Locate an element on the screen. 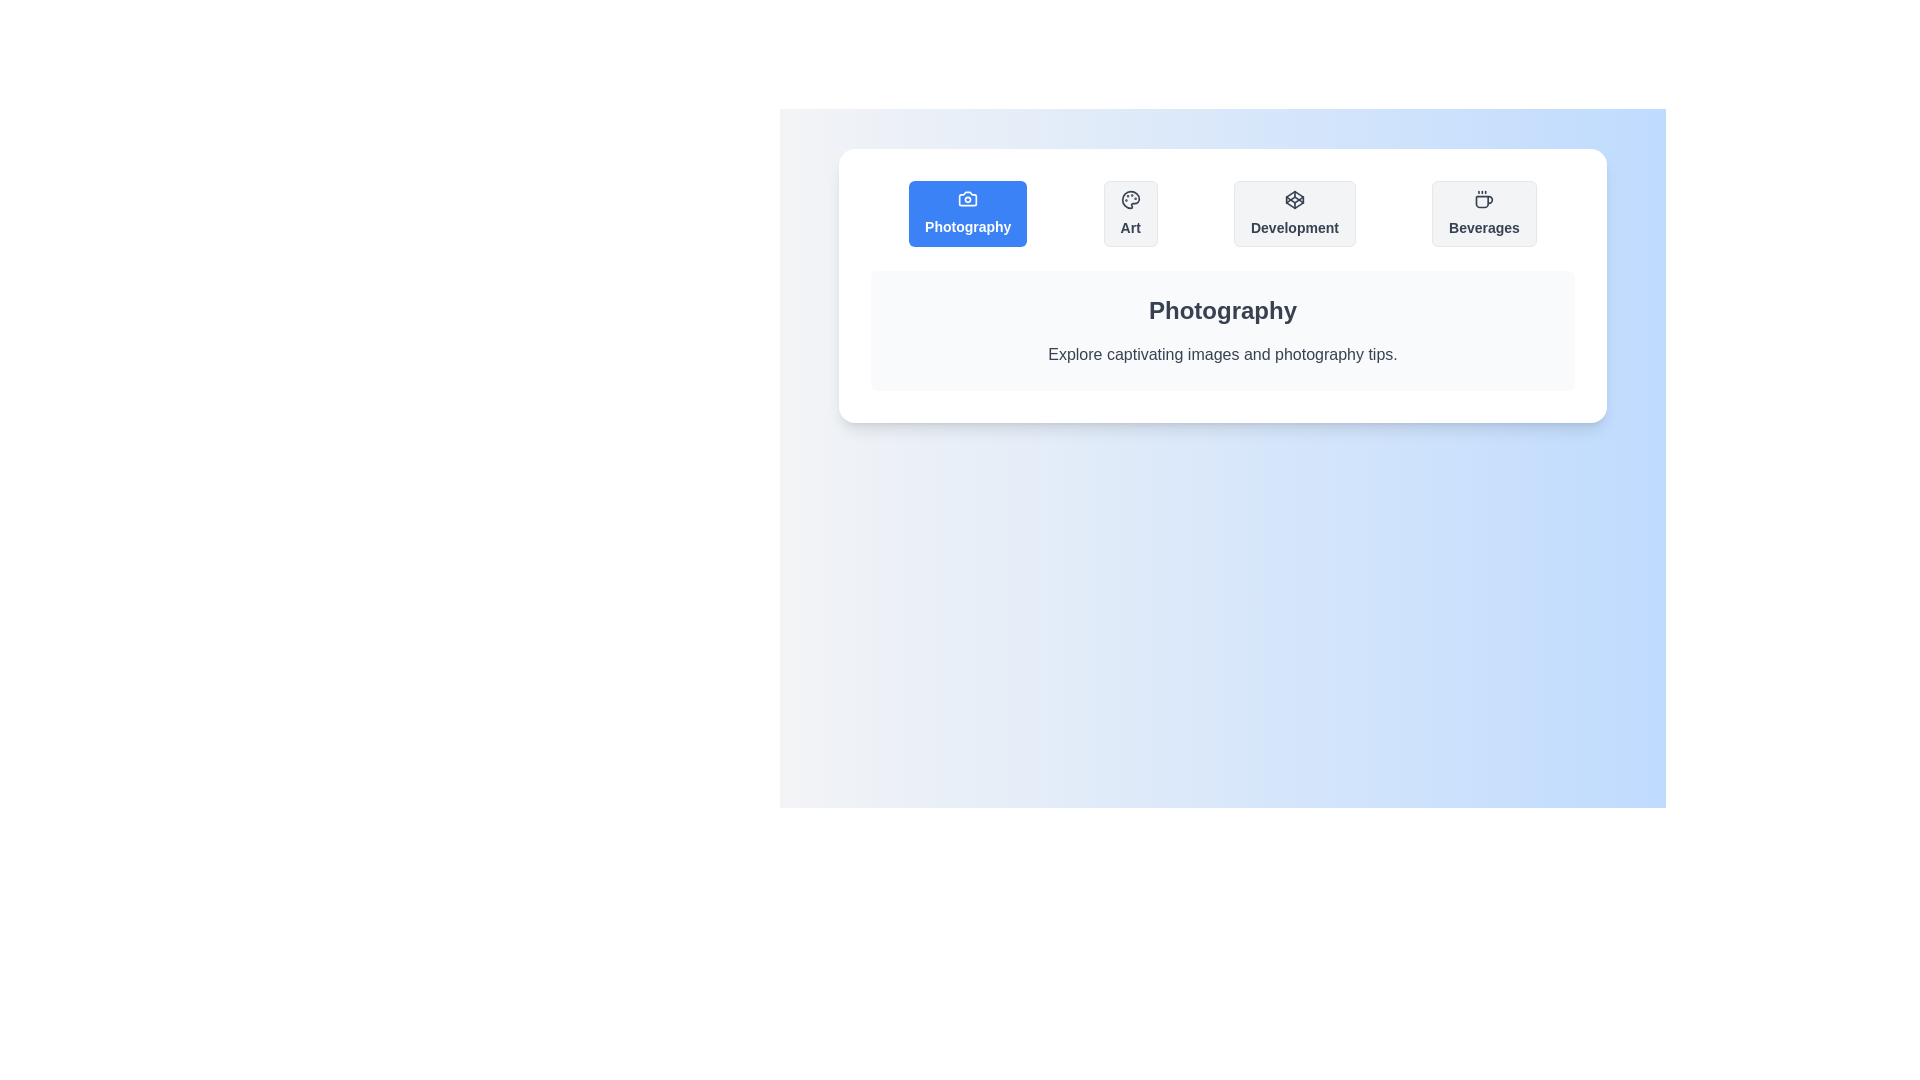 This screenshot has height=1080, width=1920. the tab labeled Beverages to view its content is located at coordinates (1484, 213).